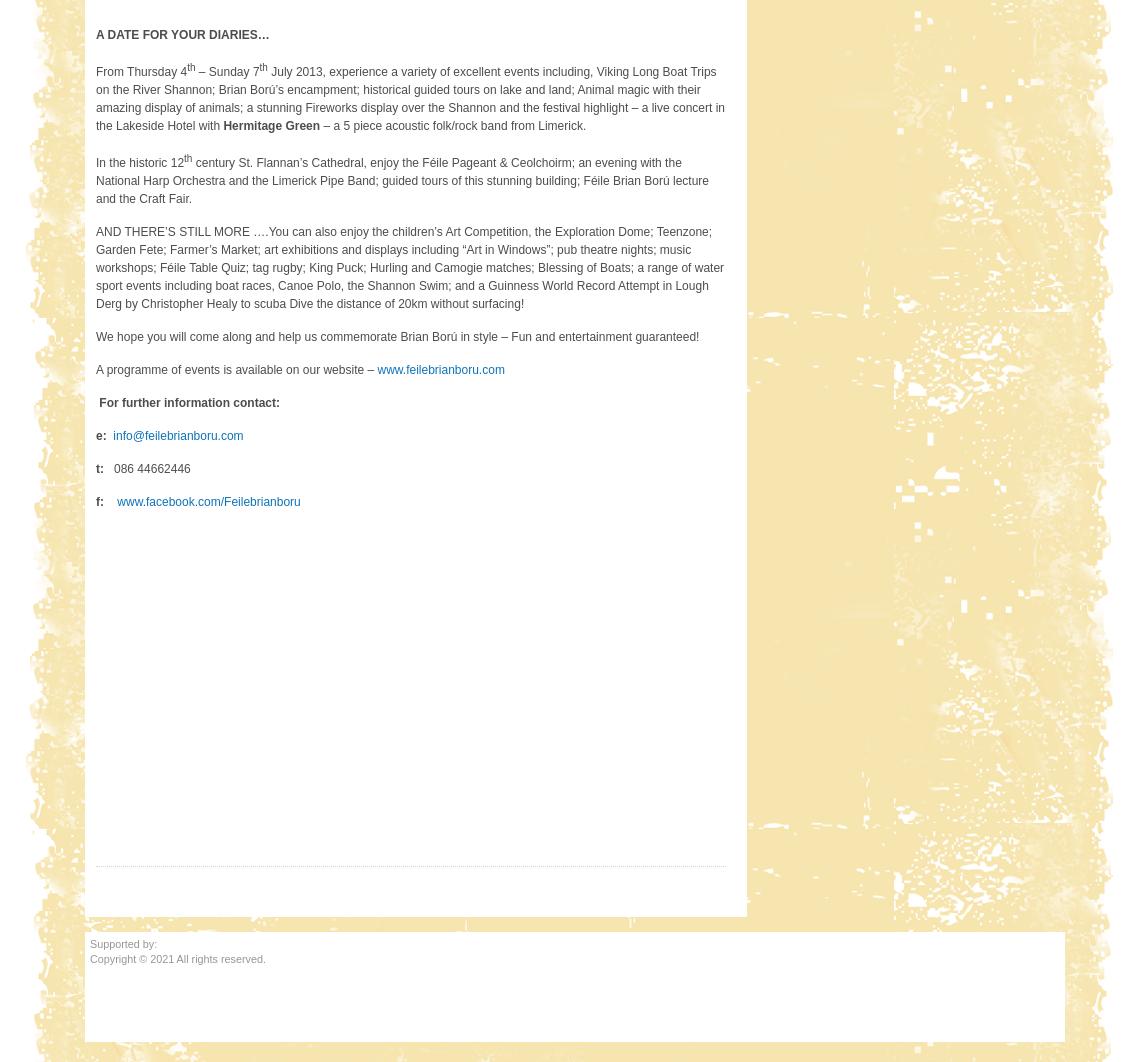 The width and height of the screenshot is (1140, 1062). Describe the element at coordinates (94, 368) in the screenshot. I see `'A programme of events is available on our website –'` at that location.